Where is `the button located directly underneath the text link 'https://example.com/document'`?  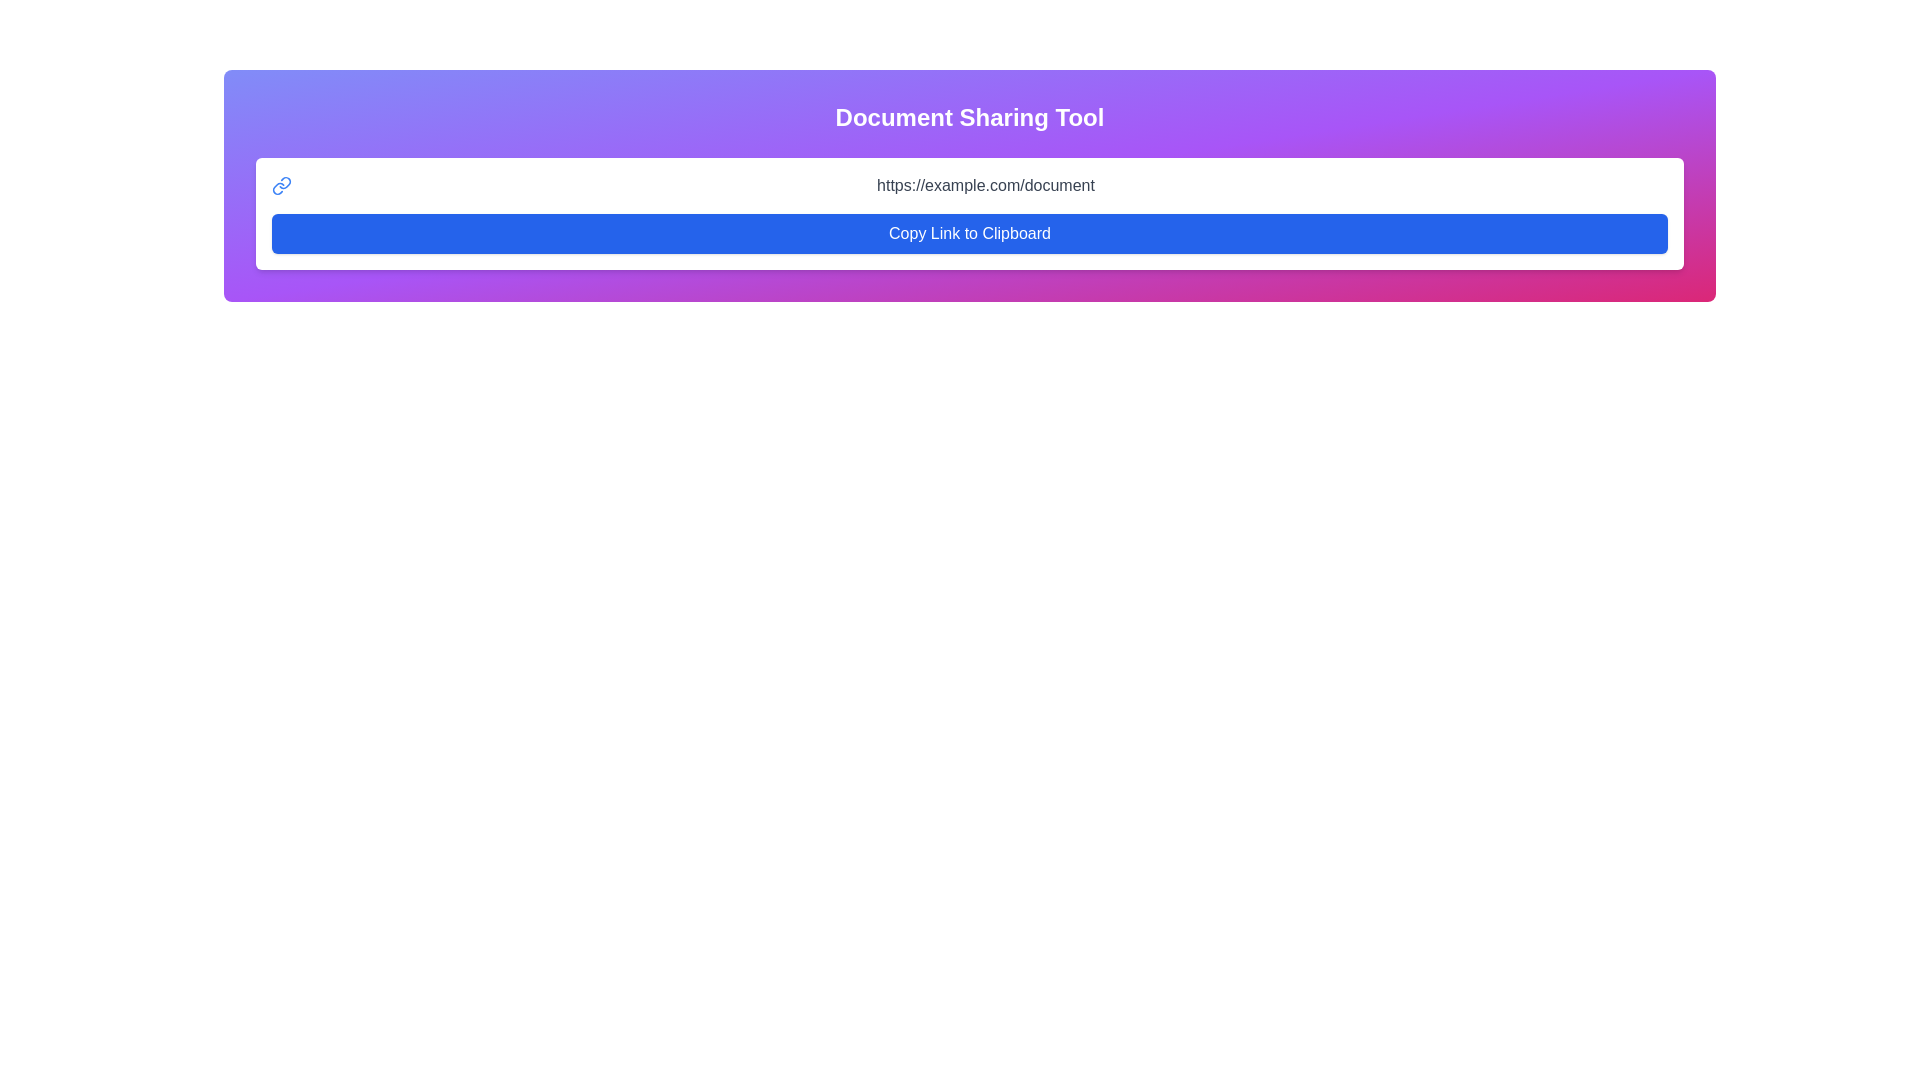 the button located directly underneath the text link 'https://example.com/document' is located at coordinates (969, 233).